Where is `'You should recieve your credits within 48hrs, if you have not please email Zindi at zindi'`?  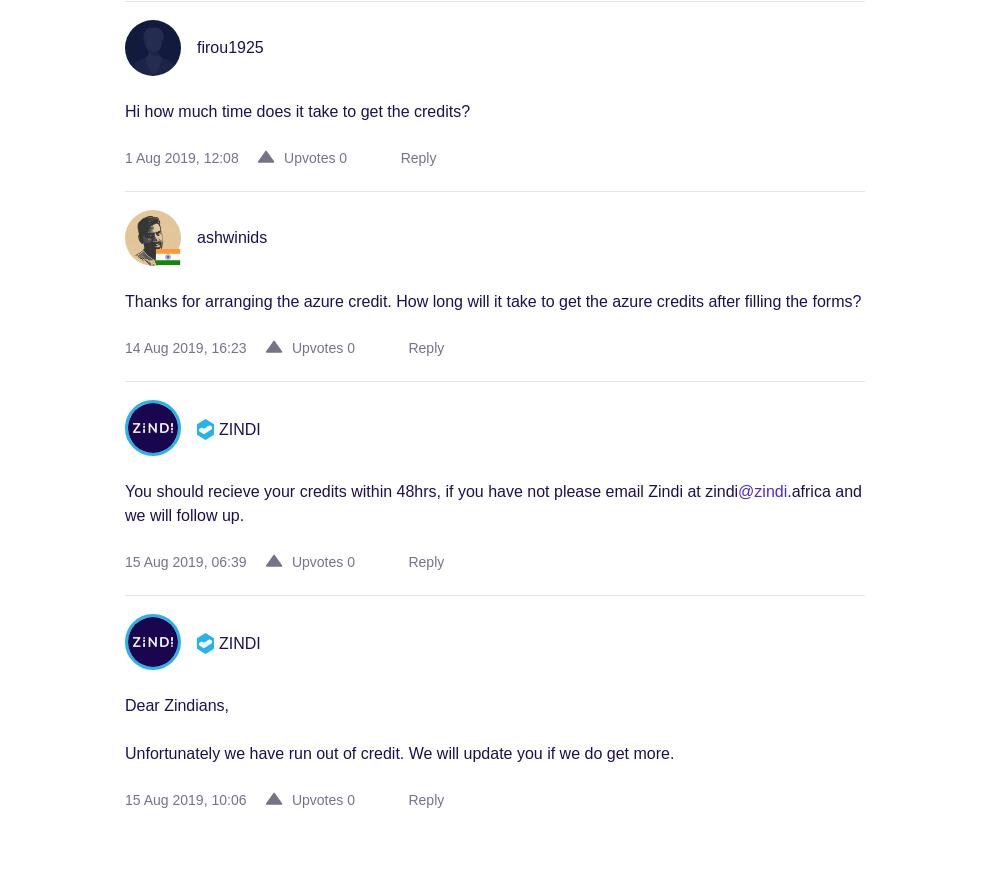 'You should recieve your credits within 48hrs, if you have not please email Zindi at zindi' is located at coordinates (430, 491).